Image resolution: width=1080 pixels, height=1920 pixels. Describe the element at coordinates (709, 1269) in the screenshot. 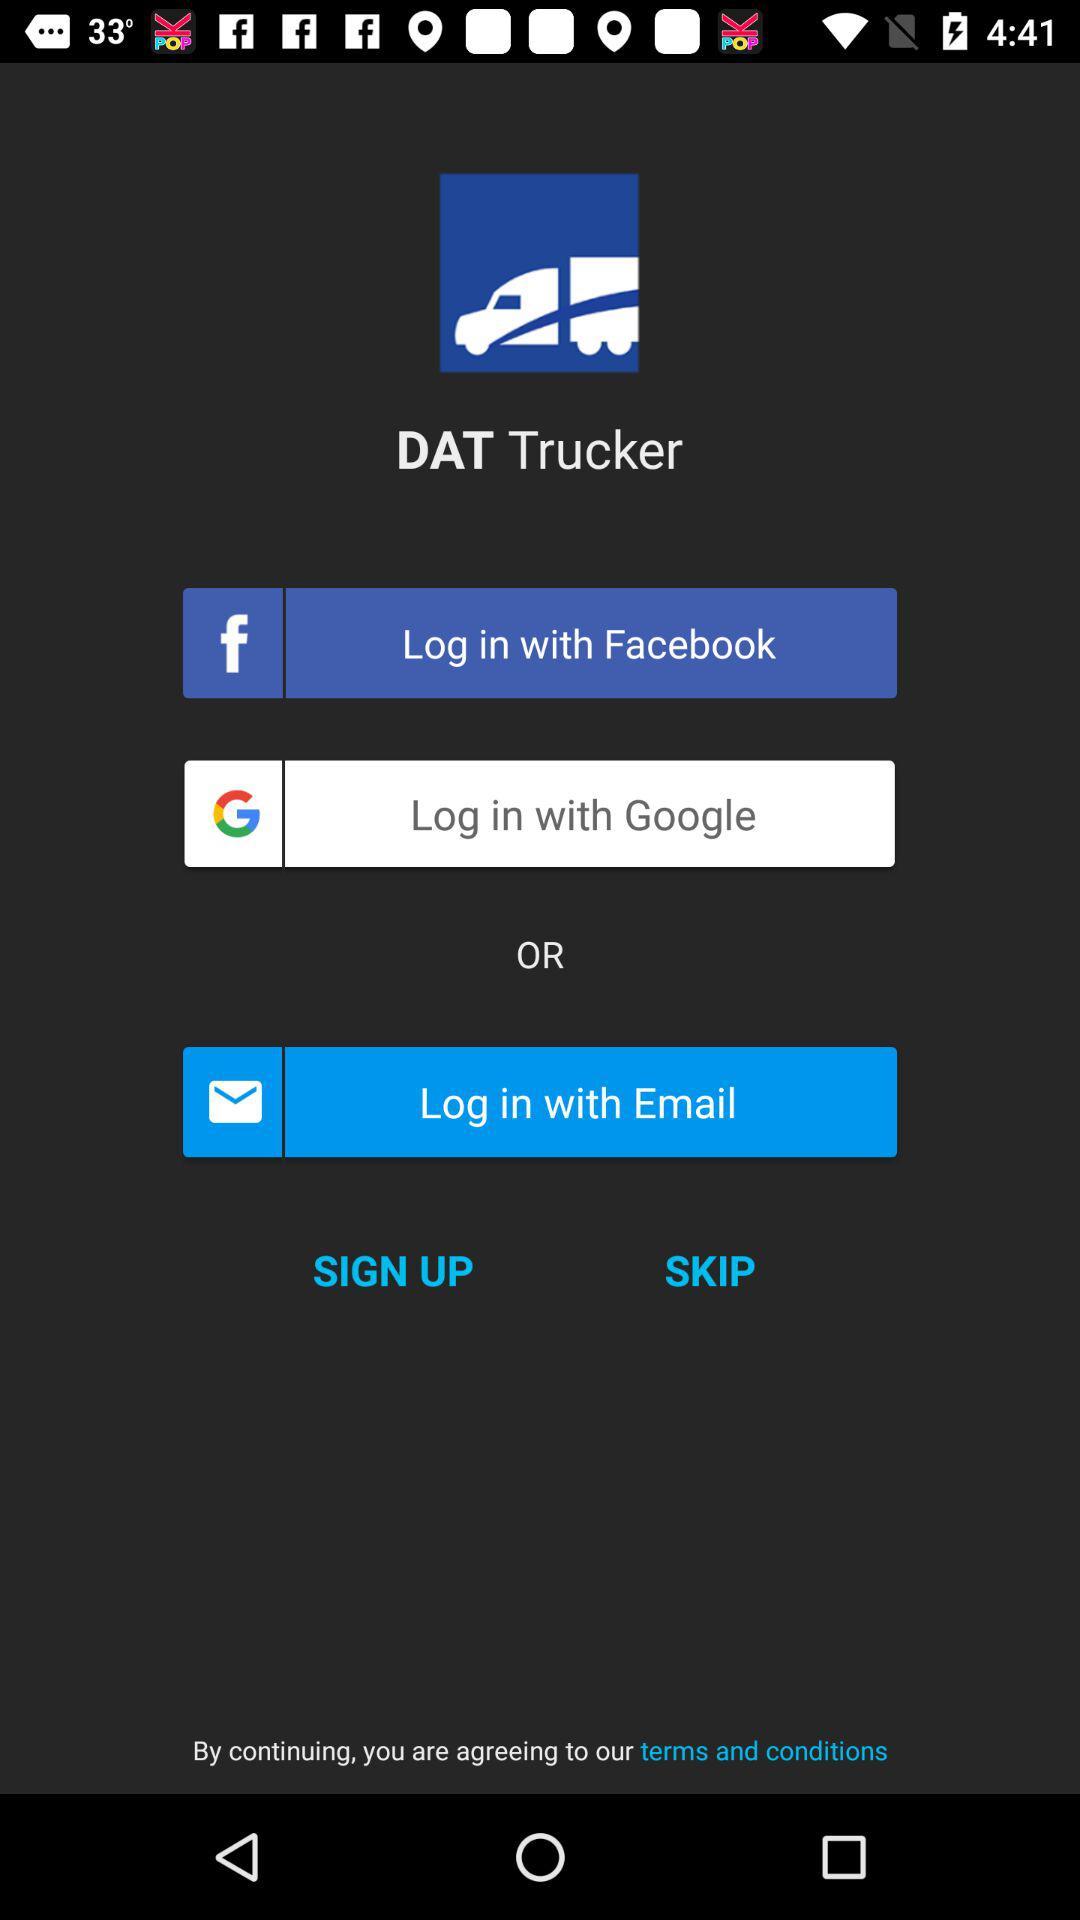

I see `the skip` at that location.